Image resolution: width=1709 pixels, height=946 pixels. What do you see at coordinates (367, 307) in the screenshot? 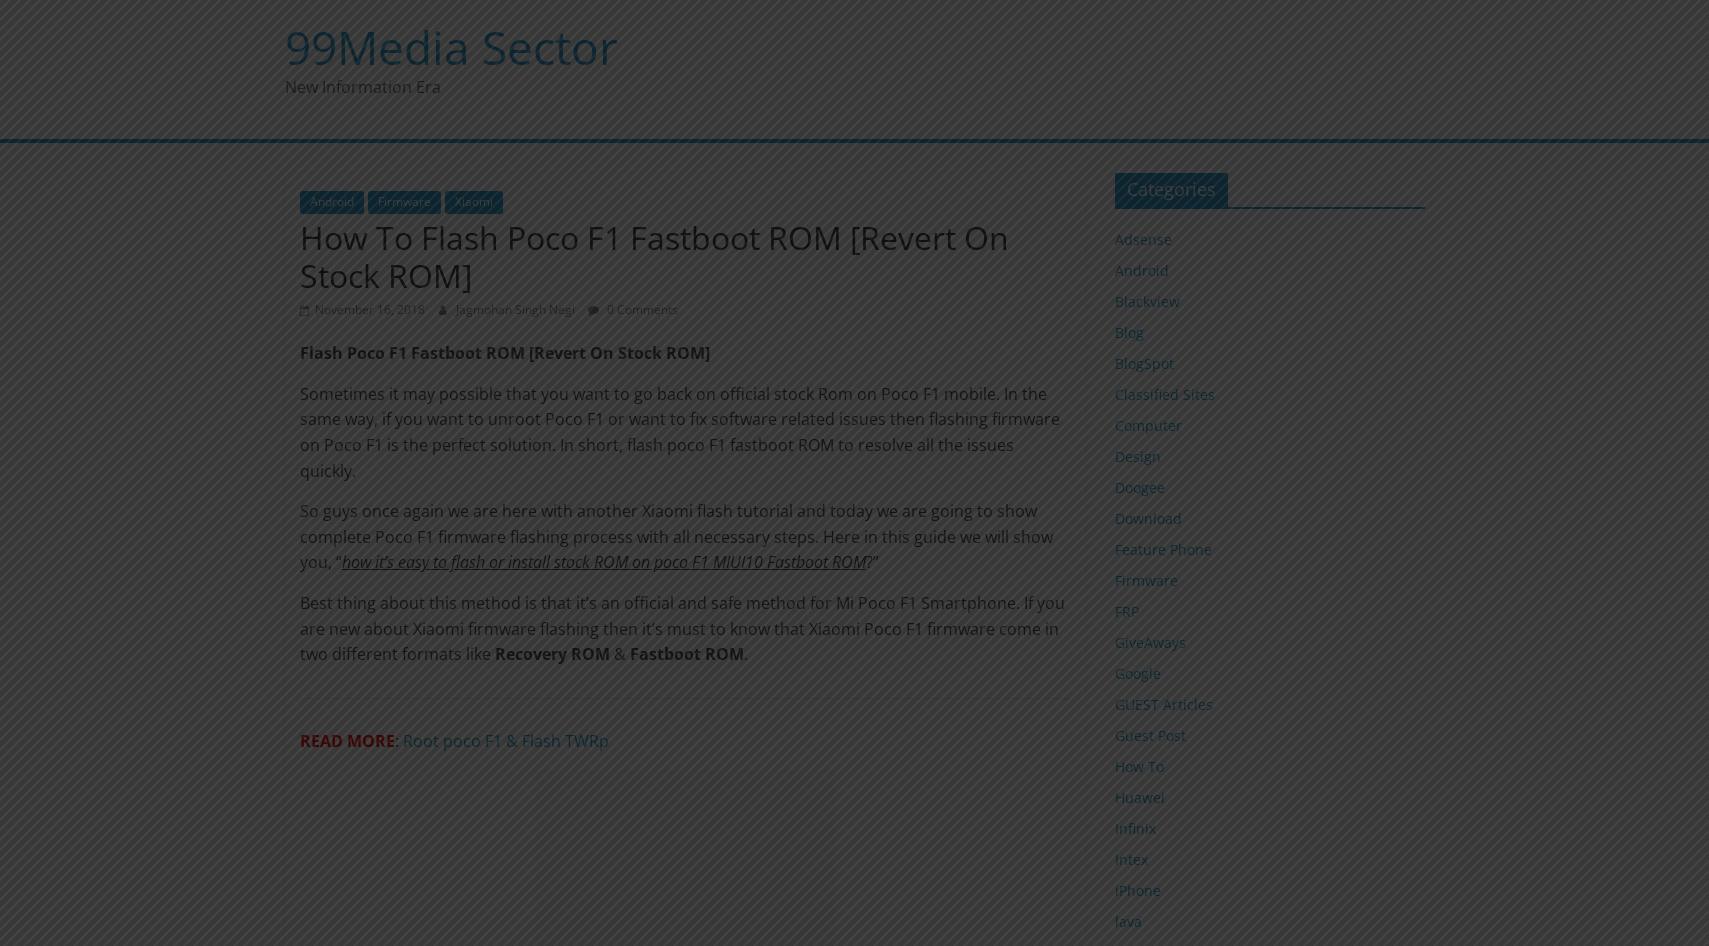
I see `'November 16, 2018'` at bounding box center [367, 307].